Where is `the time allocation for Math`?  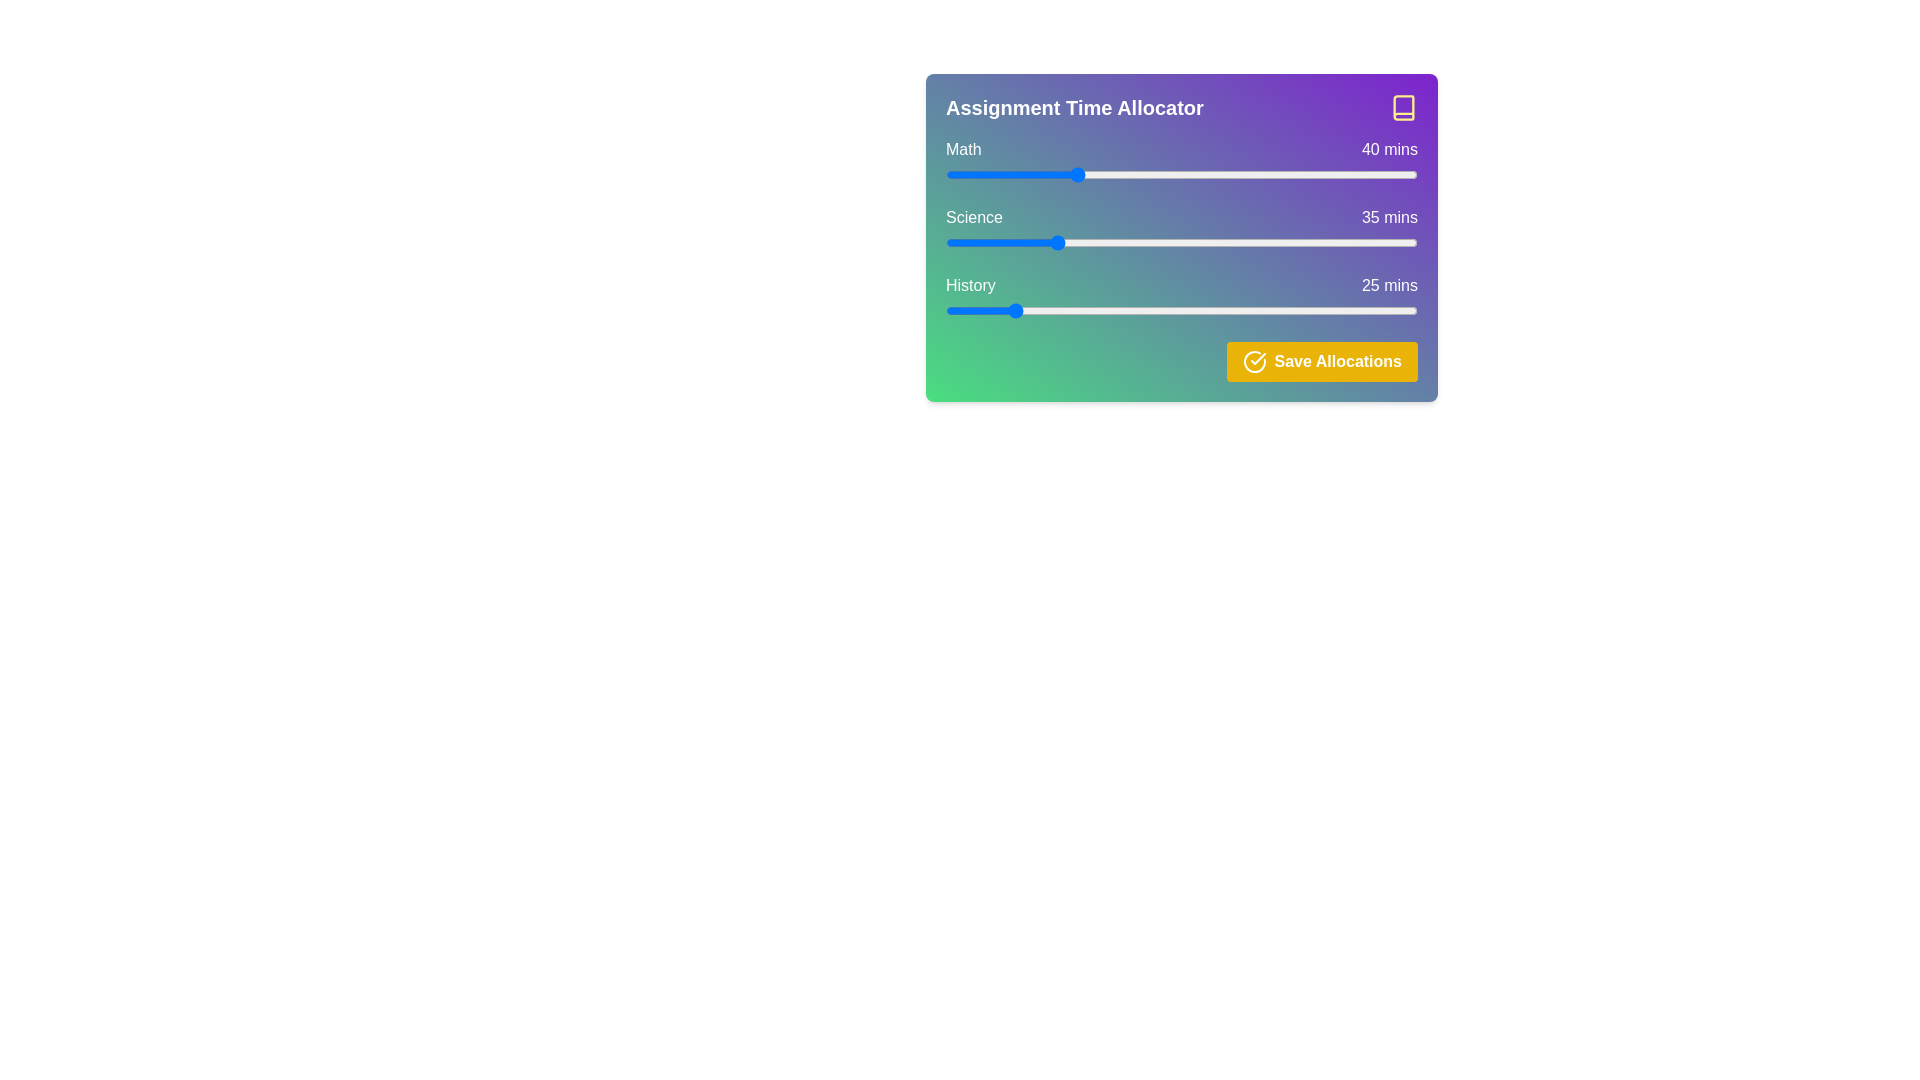 the time allocation for Math is located at coordinates (1223, 173).